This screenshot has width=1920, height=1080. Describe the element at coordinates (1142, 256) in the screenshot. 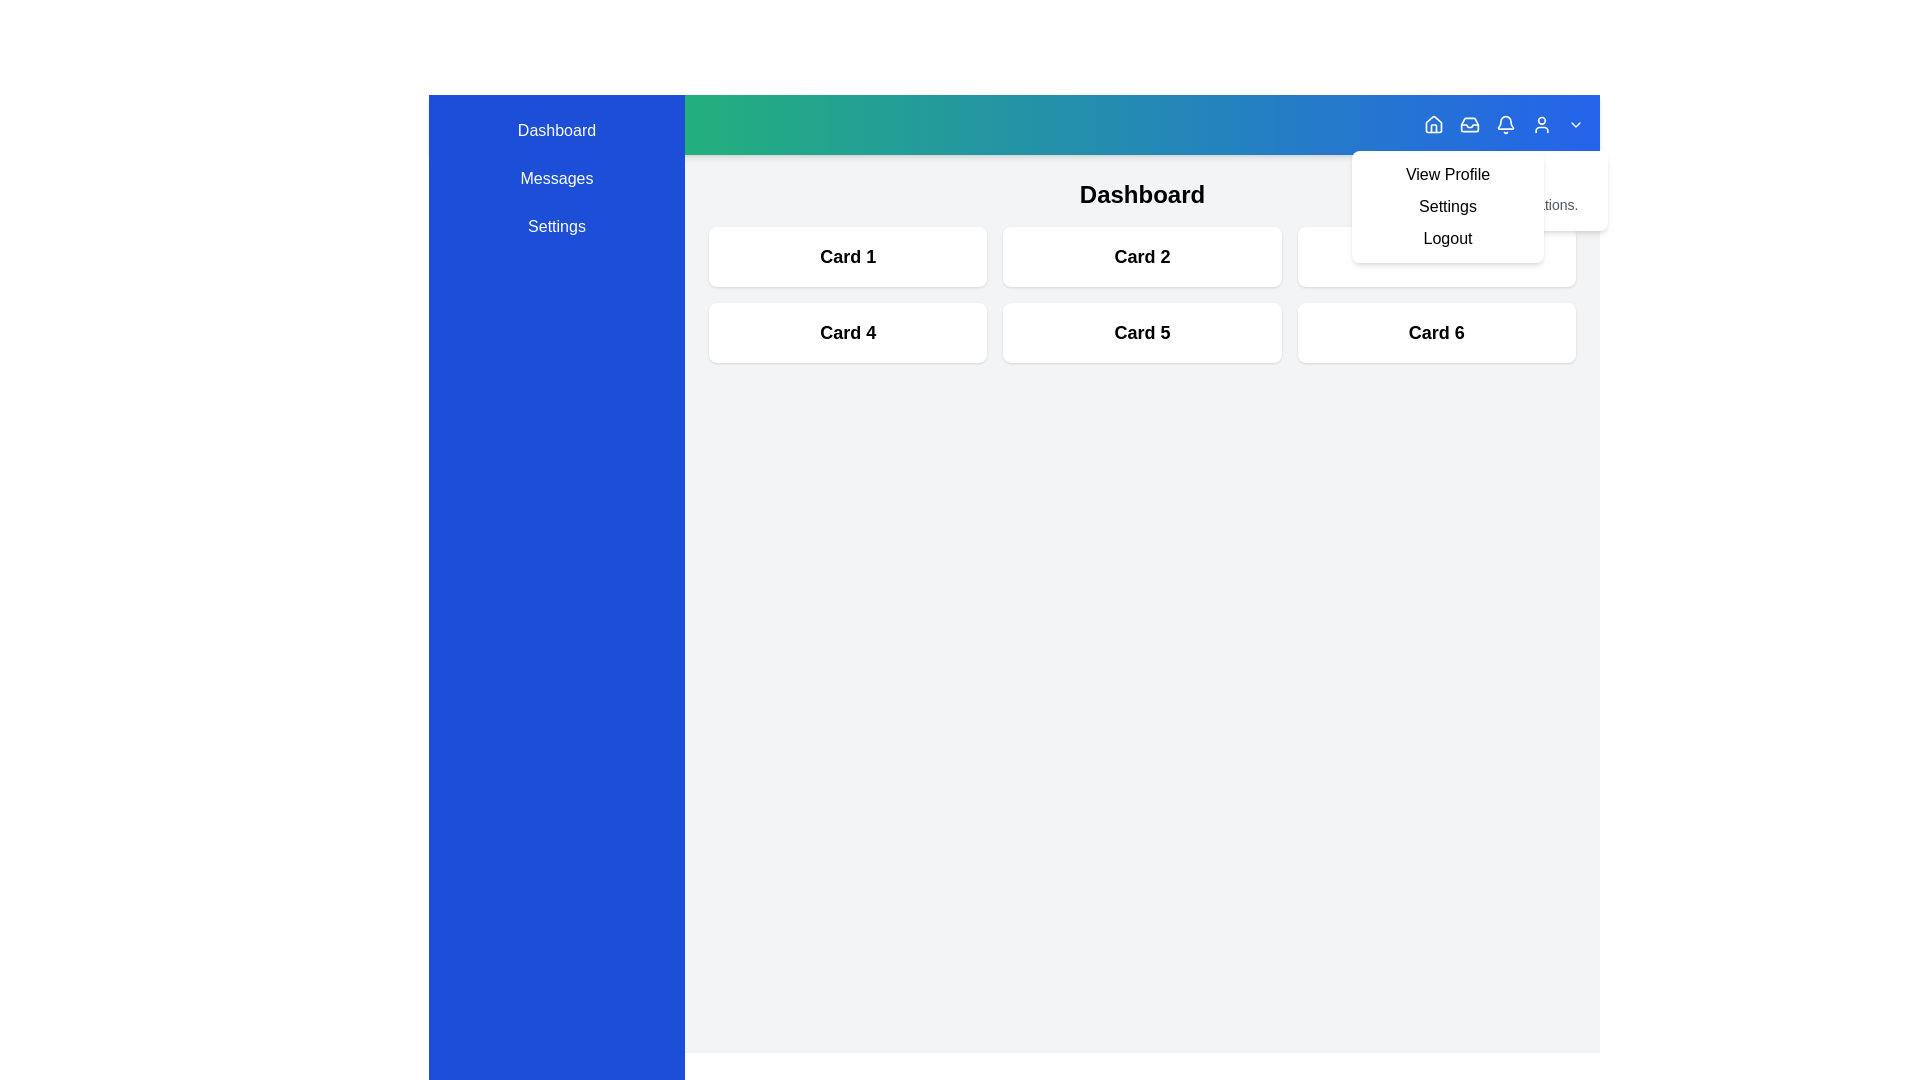

I see `the static text label identified as 'Card 2', which serves as the title for the corresponding card located in the top row of the card grid` at that location.